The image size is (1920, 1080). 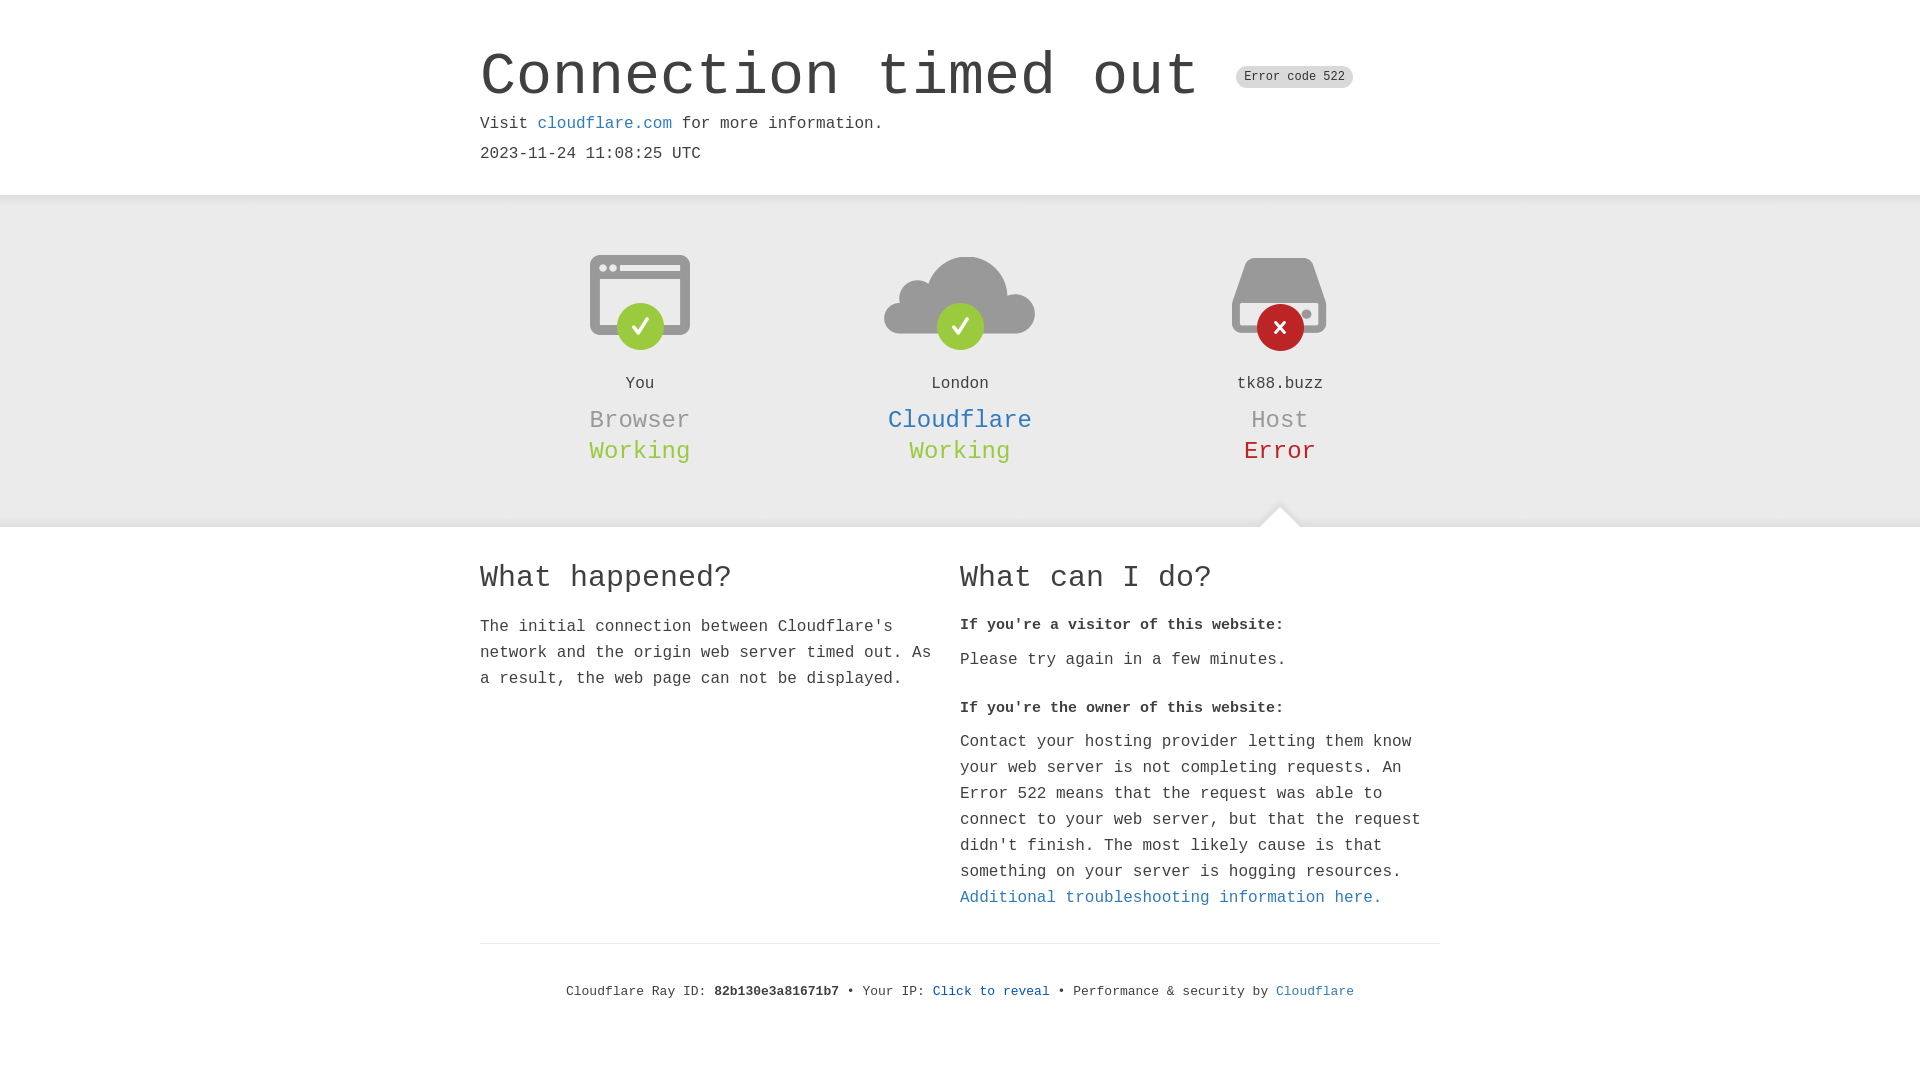 What do you see at coordinates (1275, 991) in the screenshot?
I see `'Cloudflare'` at bounding box center [1275, 991].